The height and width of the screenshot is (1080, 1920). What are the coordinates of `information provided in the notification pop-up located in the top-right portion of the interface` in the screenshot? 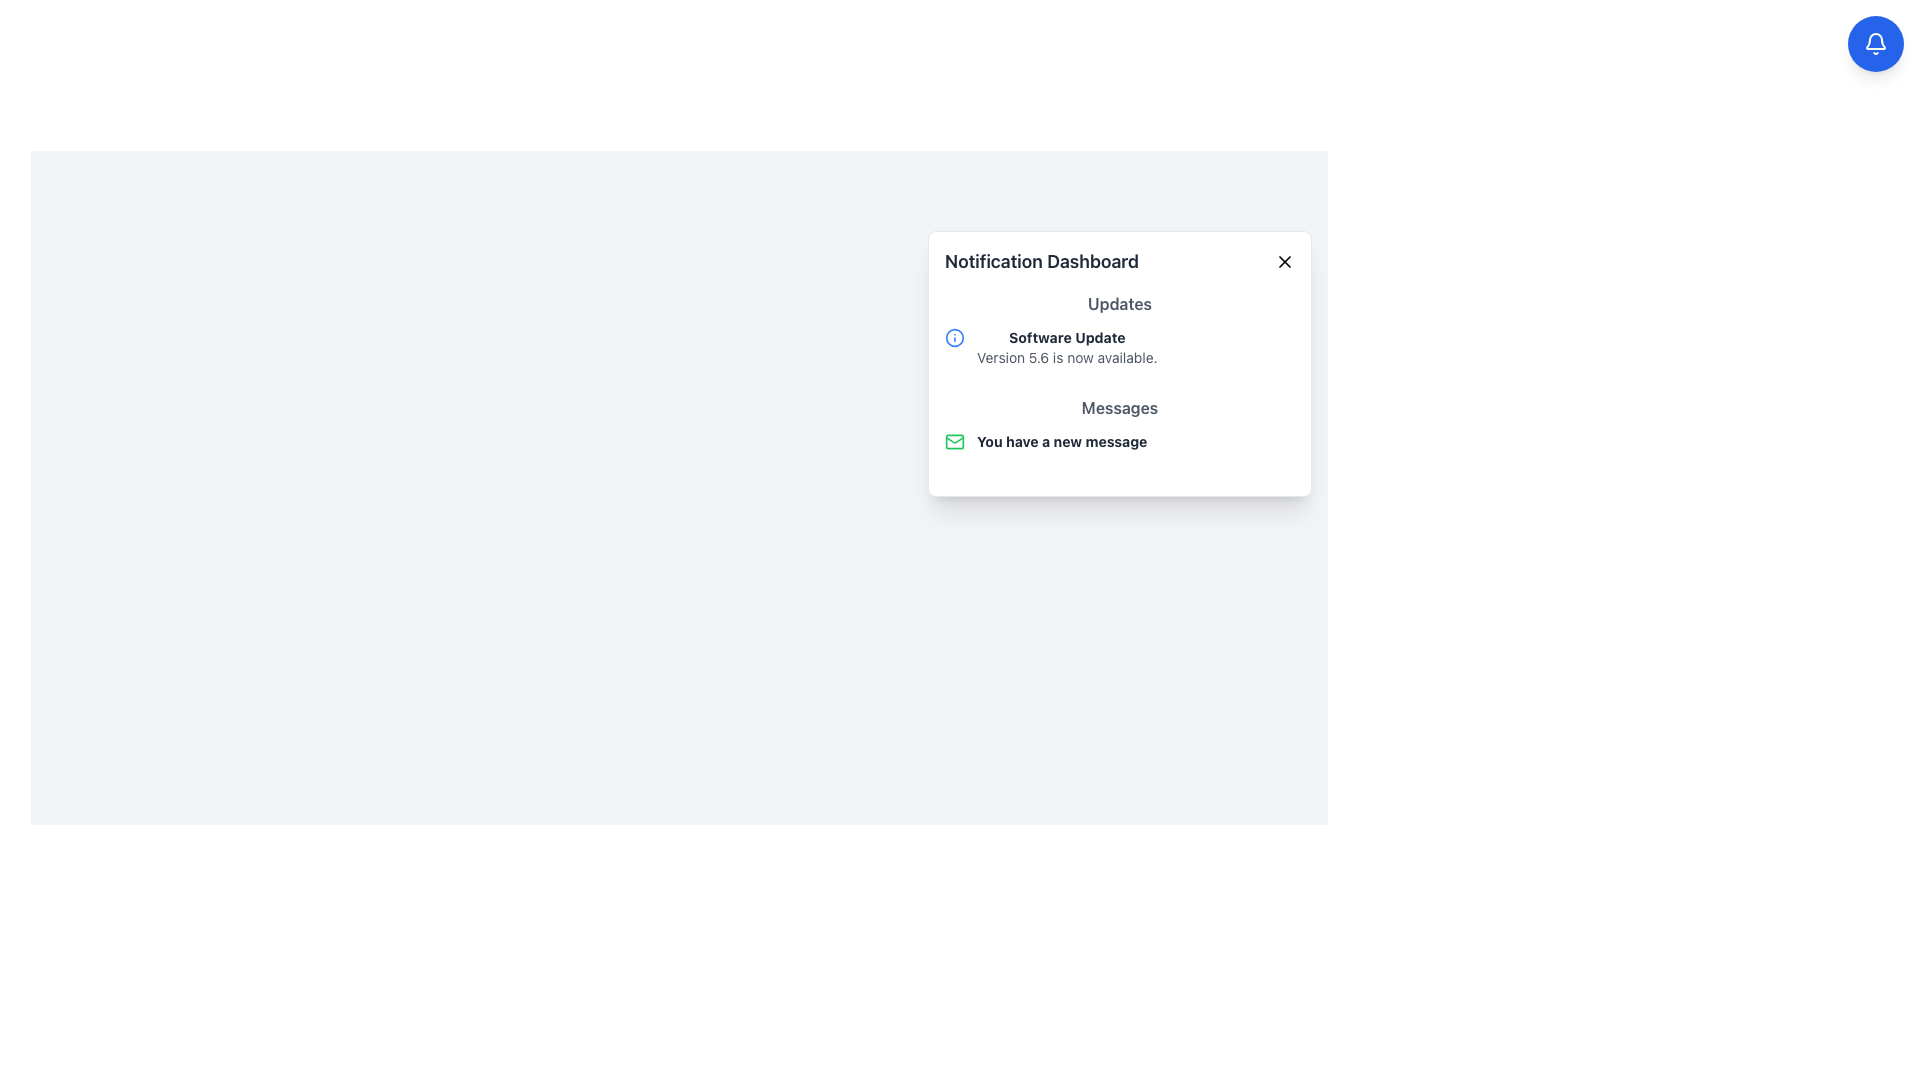 It's located at (1118, 363).